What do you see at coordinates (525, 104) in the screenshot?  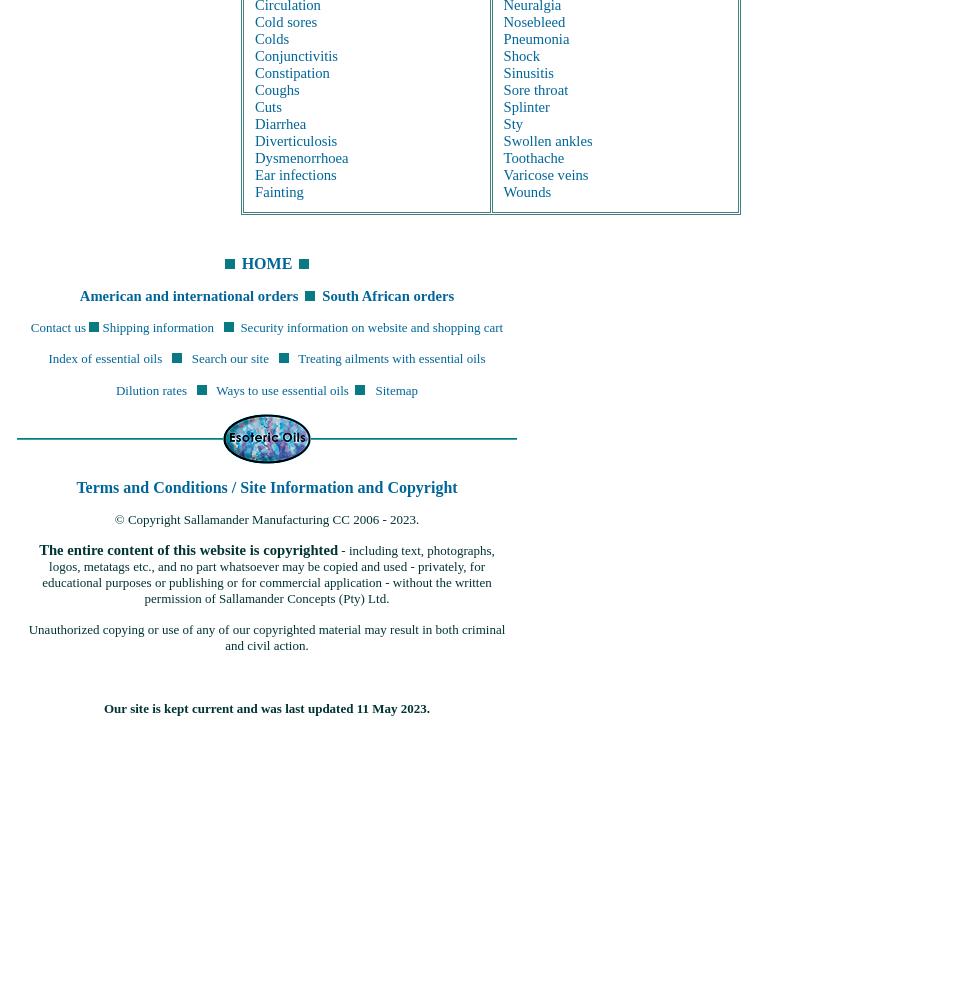 I see `'Splinter'` at bounding box center [525, 104].